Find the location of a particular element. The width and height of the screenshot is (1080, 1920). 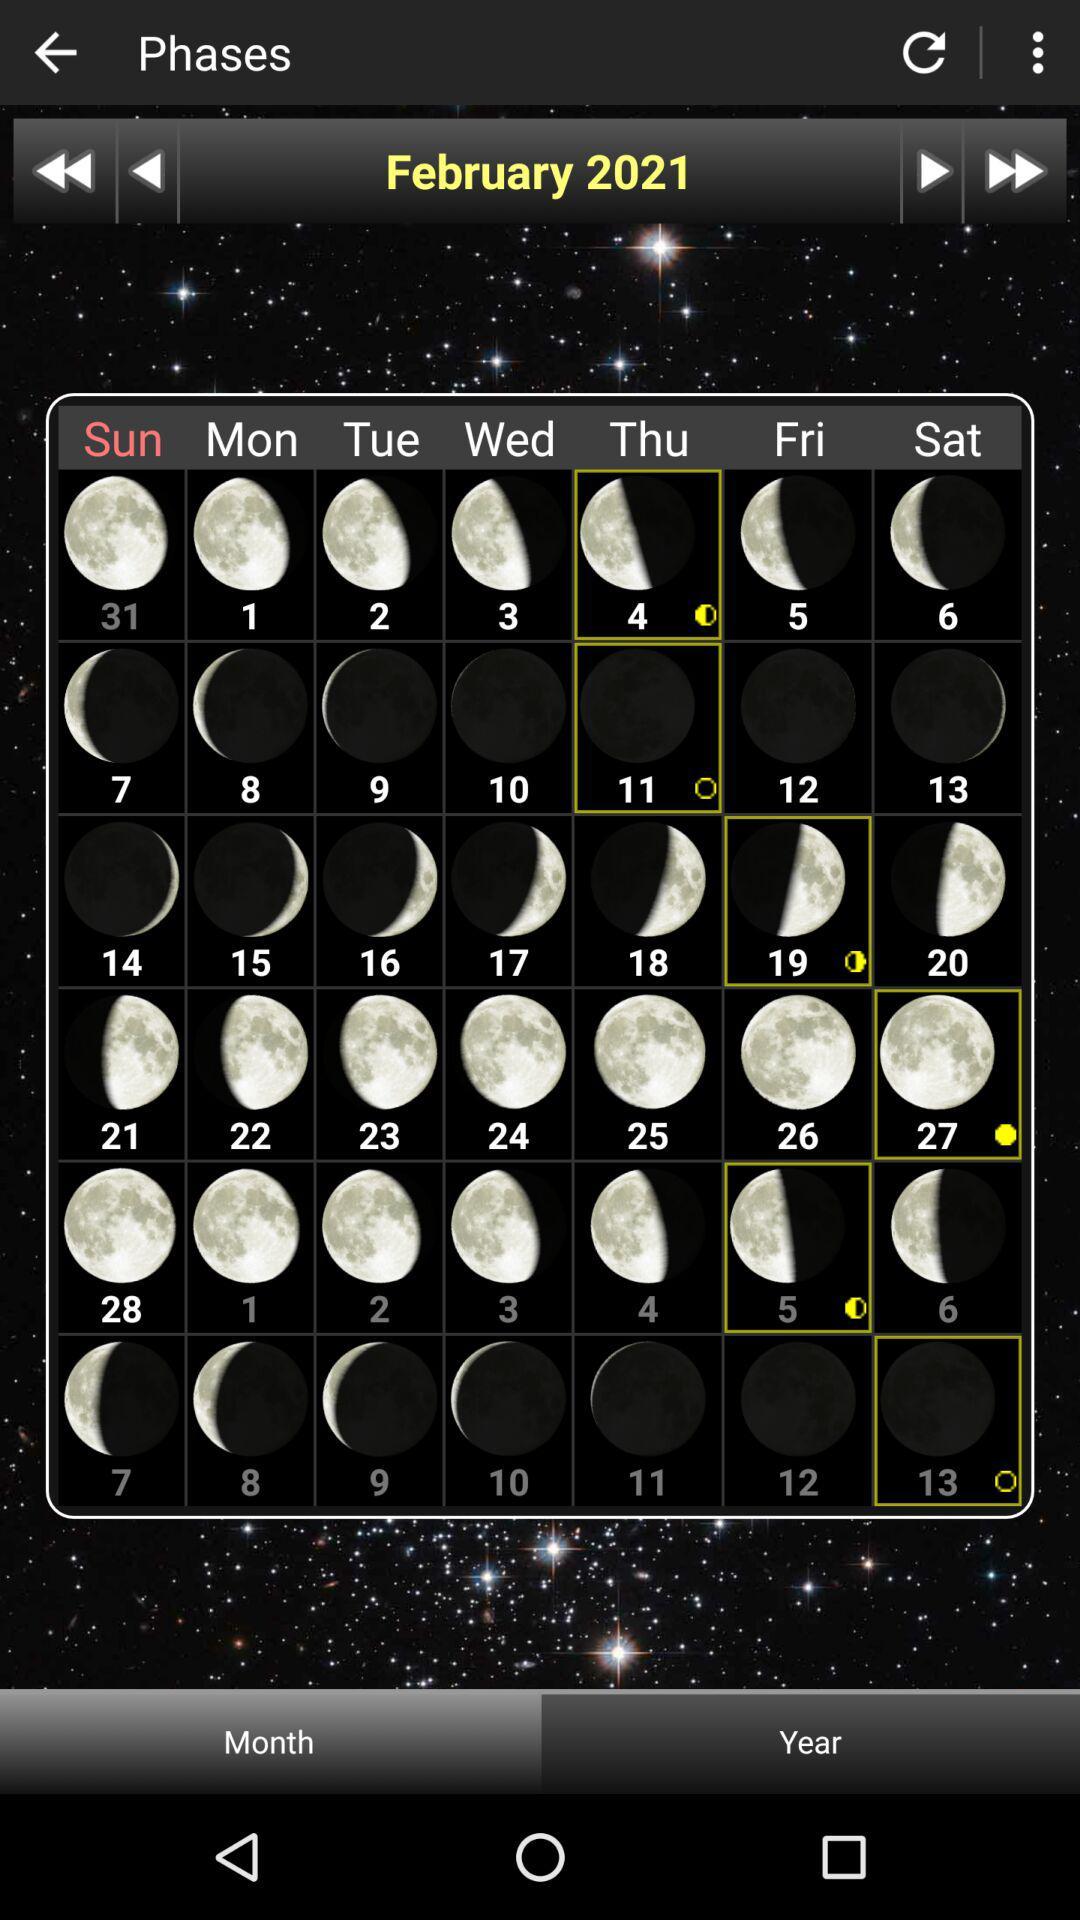

autoplay option is located at coordinates (932, 171).